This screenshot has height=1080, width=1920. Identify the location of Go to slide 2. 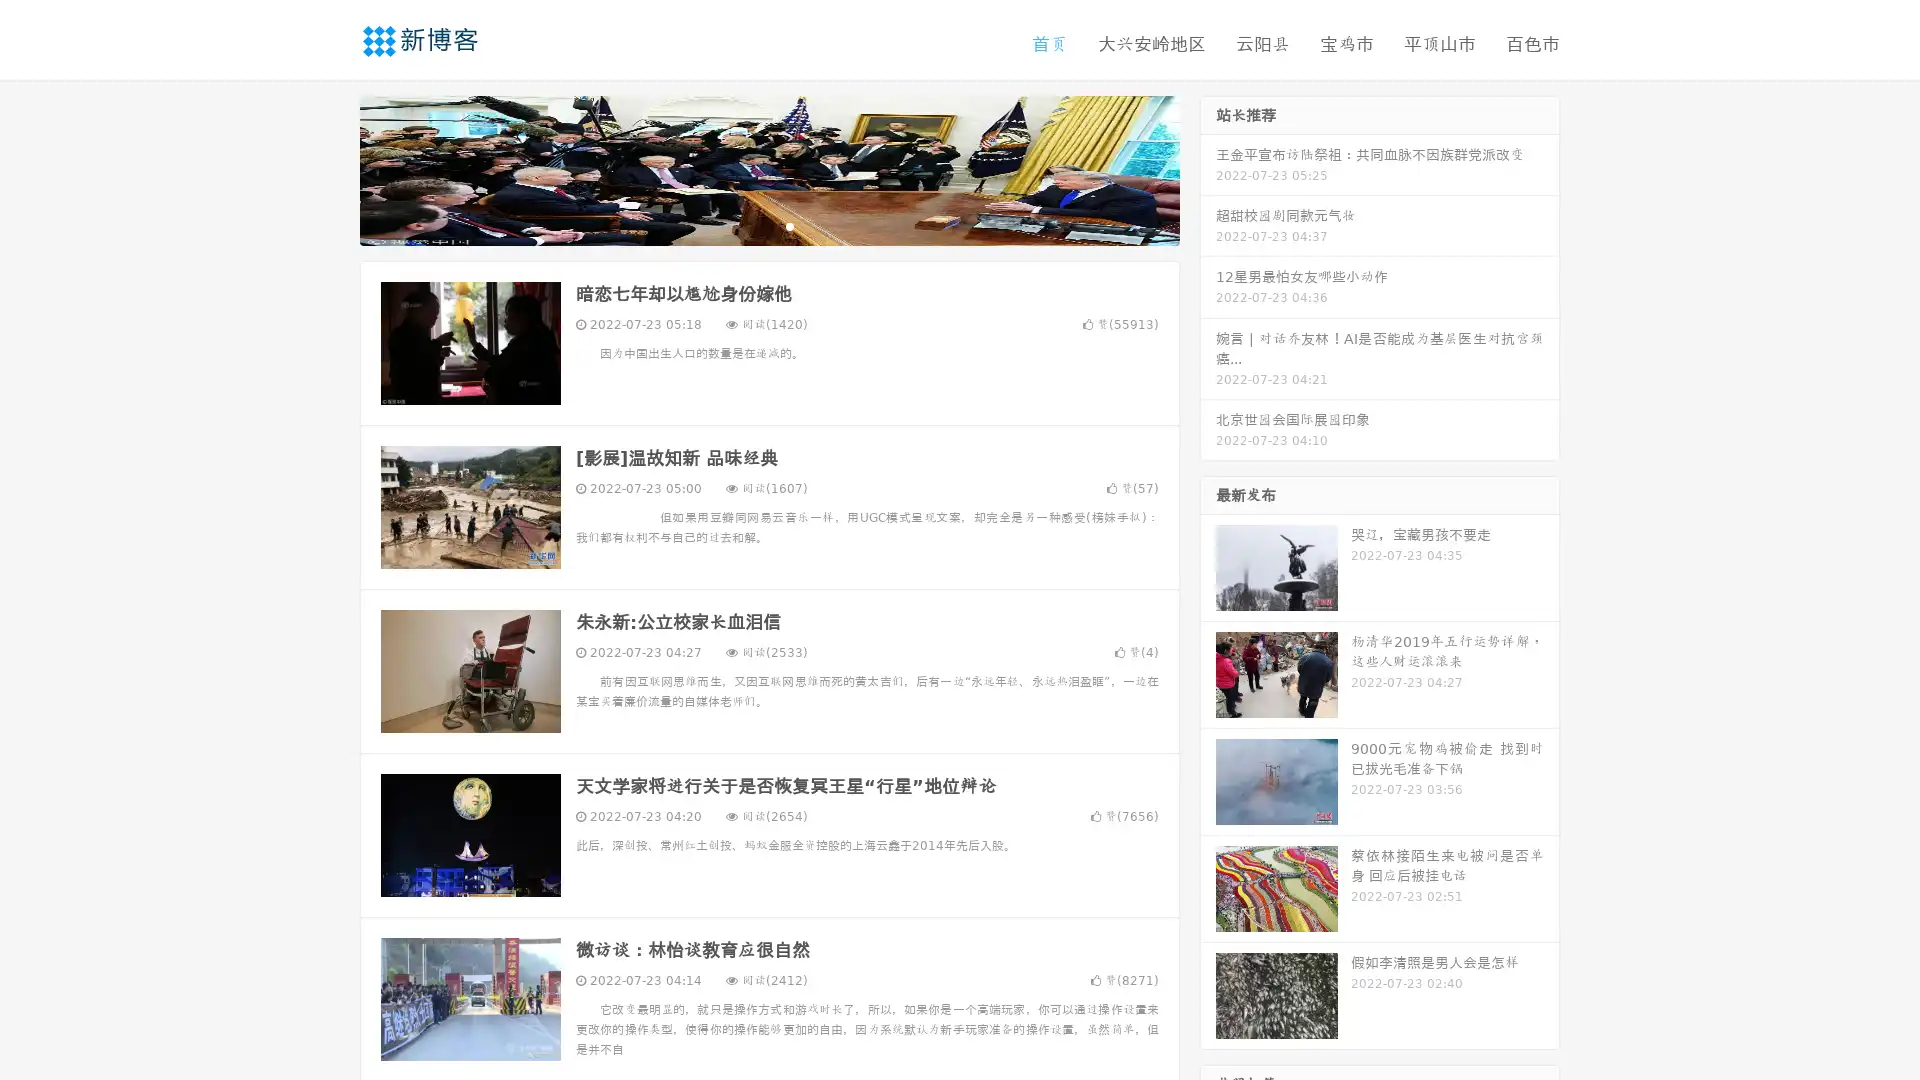
(768, 225).